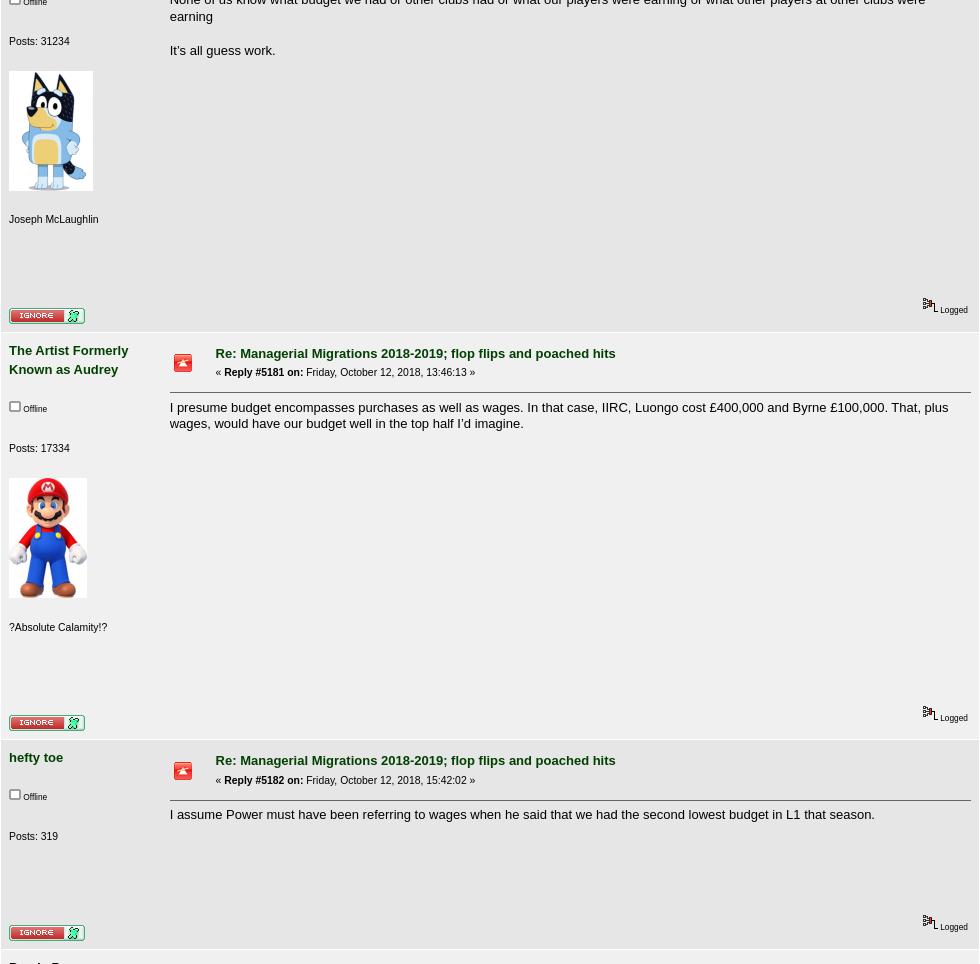 The image size is (980, 964). What do you see at coordinates (558, 414) in the screenshot?
I see `'I presume budget encompasses purchases as well as wages. In that case, IIRC, Luongo cost £400,000 and Byrne £100,000. That, plus wages, would have our budget well in the top half I’d imagine.'` at bounding box center [558, 414].